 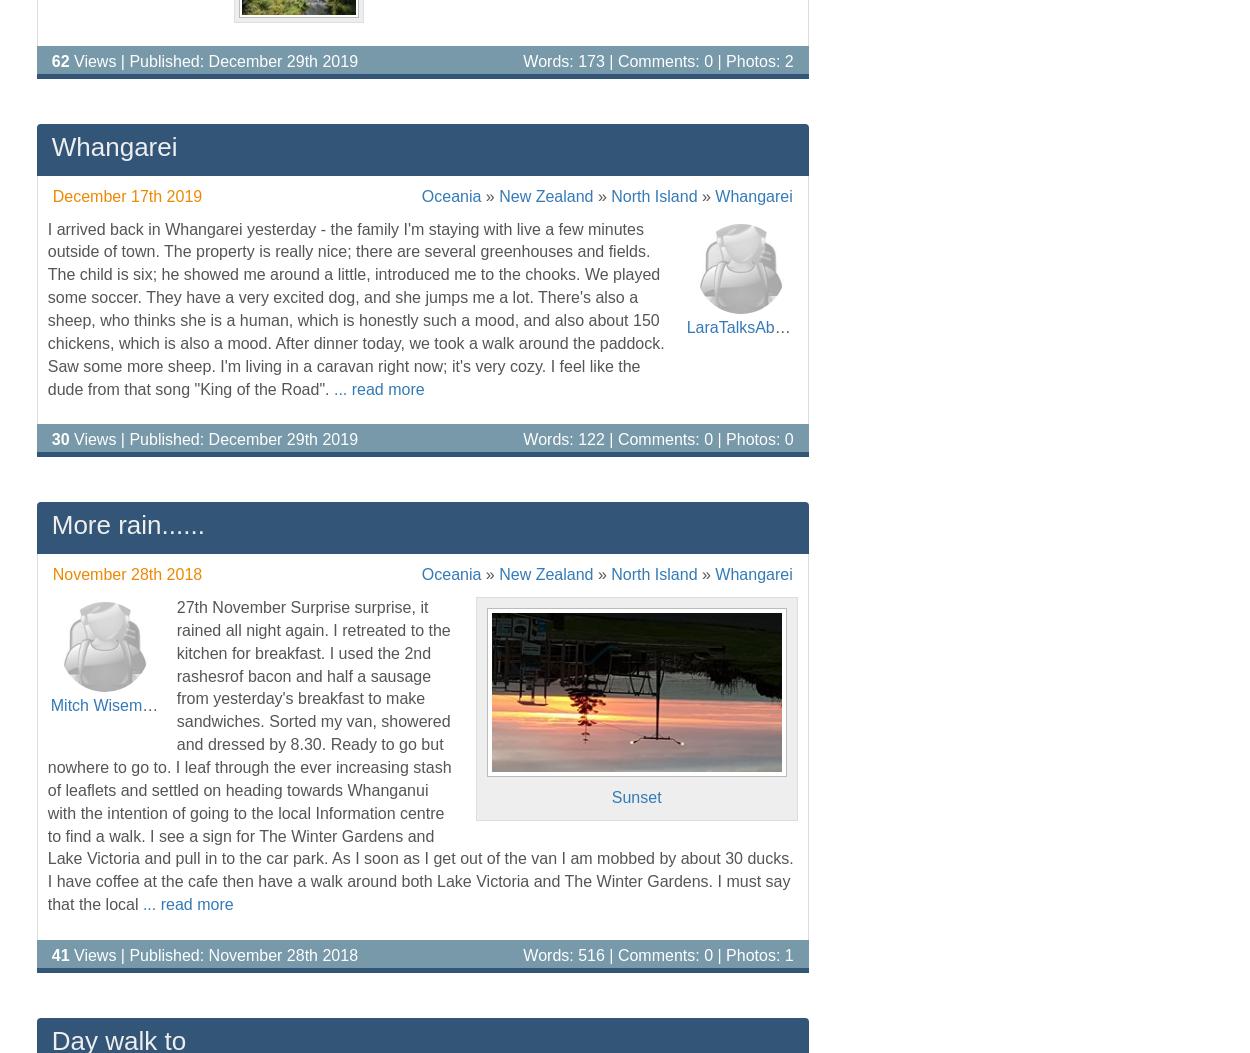 I want to click on 'More rain......', so click(x=127, y=525).